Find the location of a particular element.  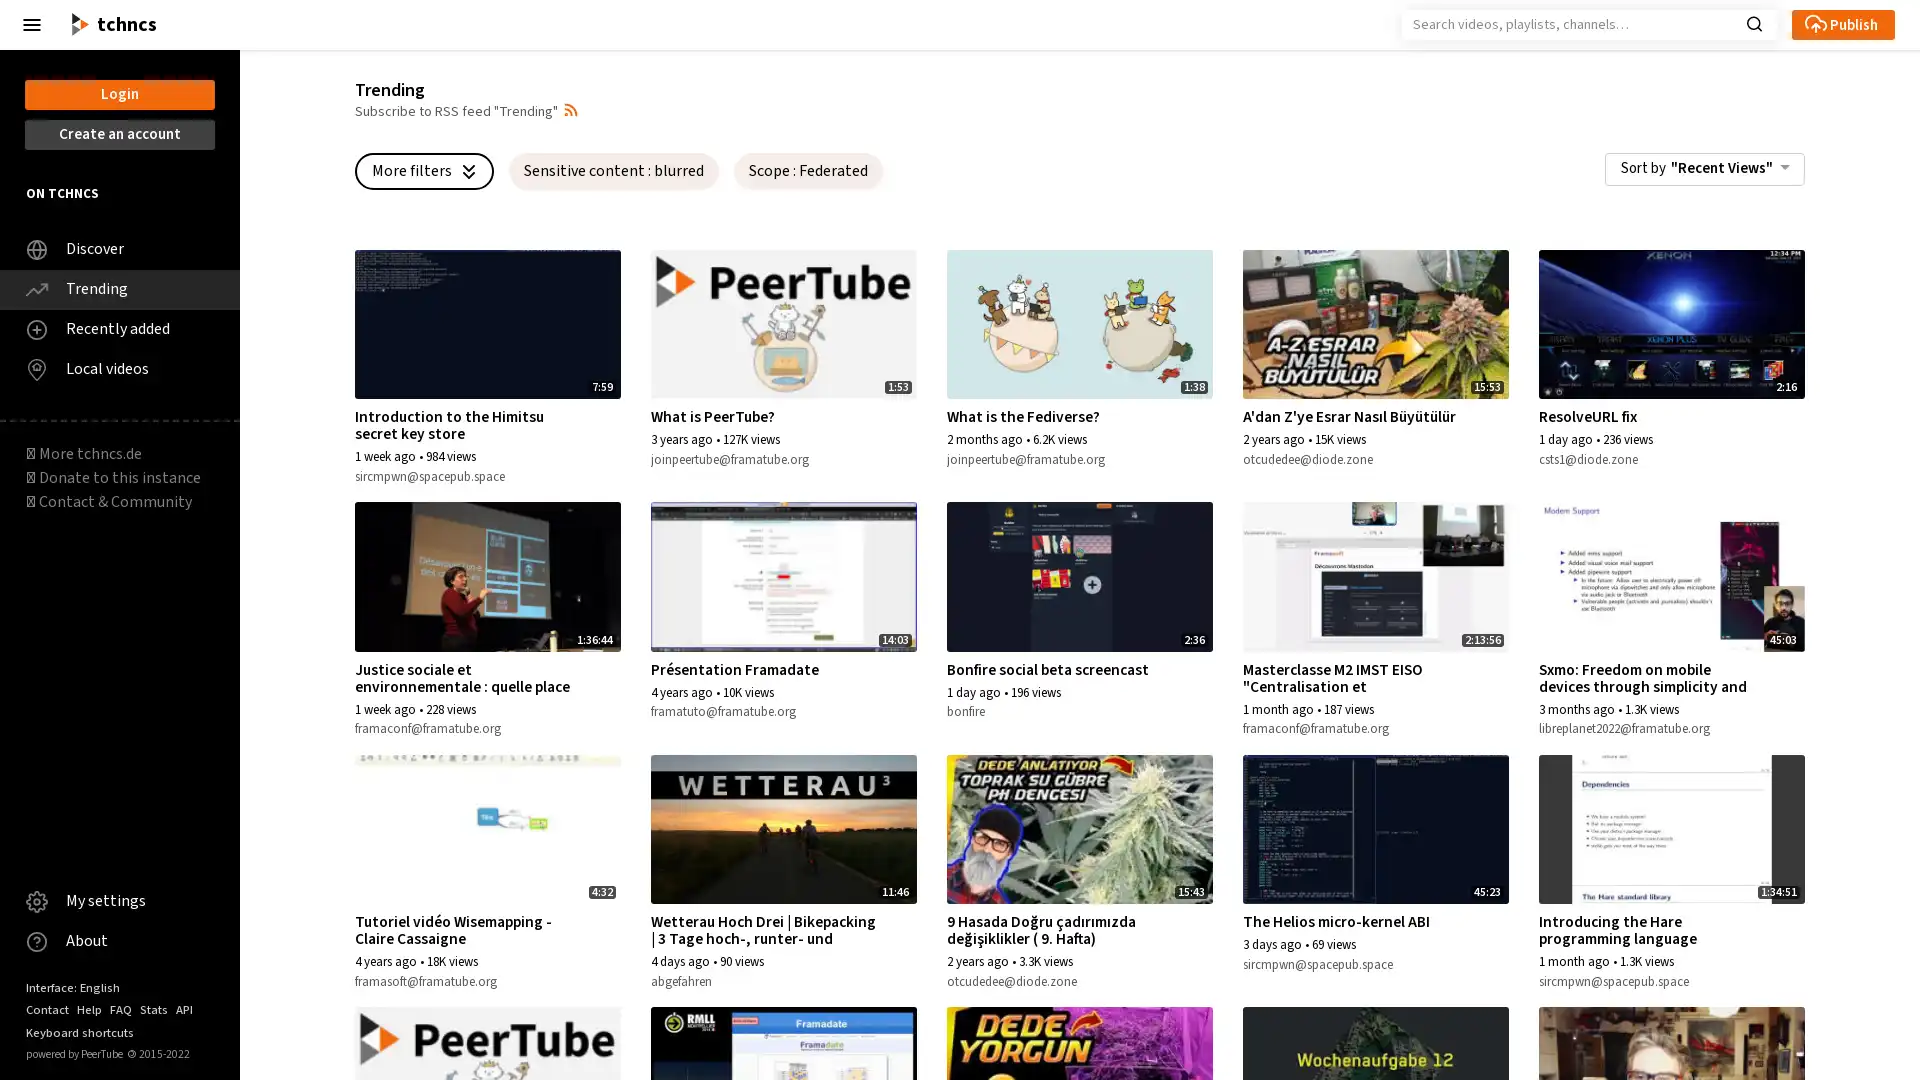

Search is located at coordinates (1753, 22).